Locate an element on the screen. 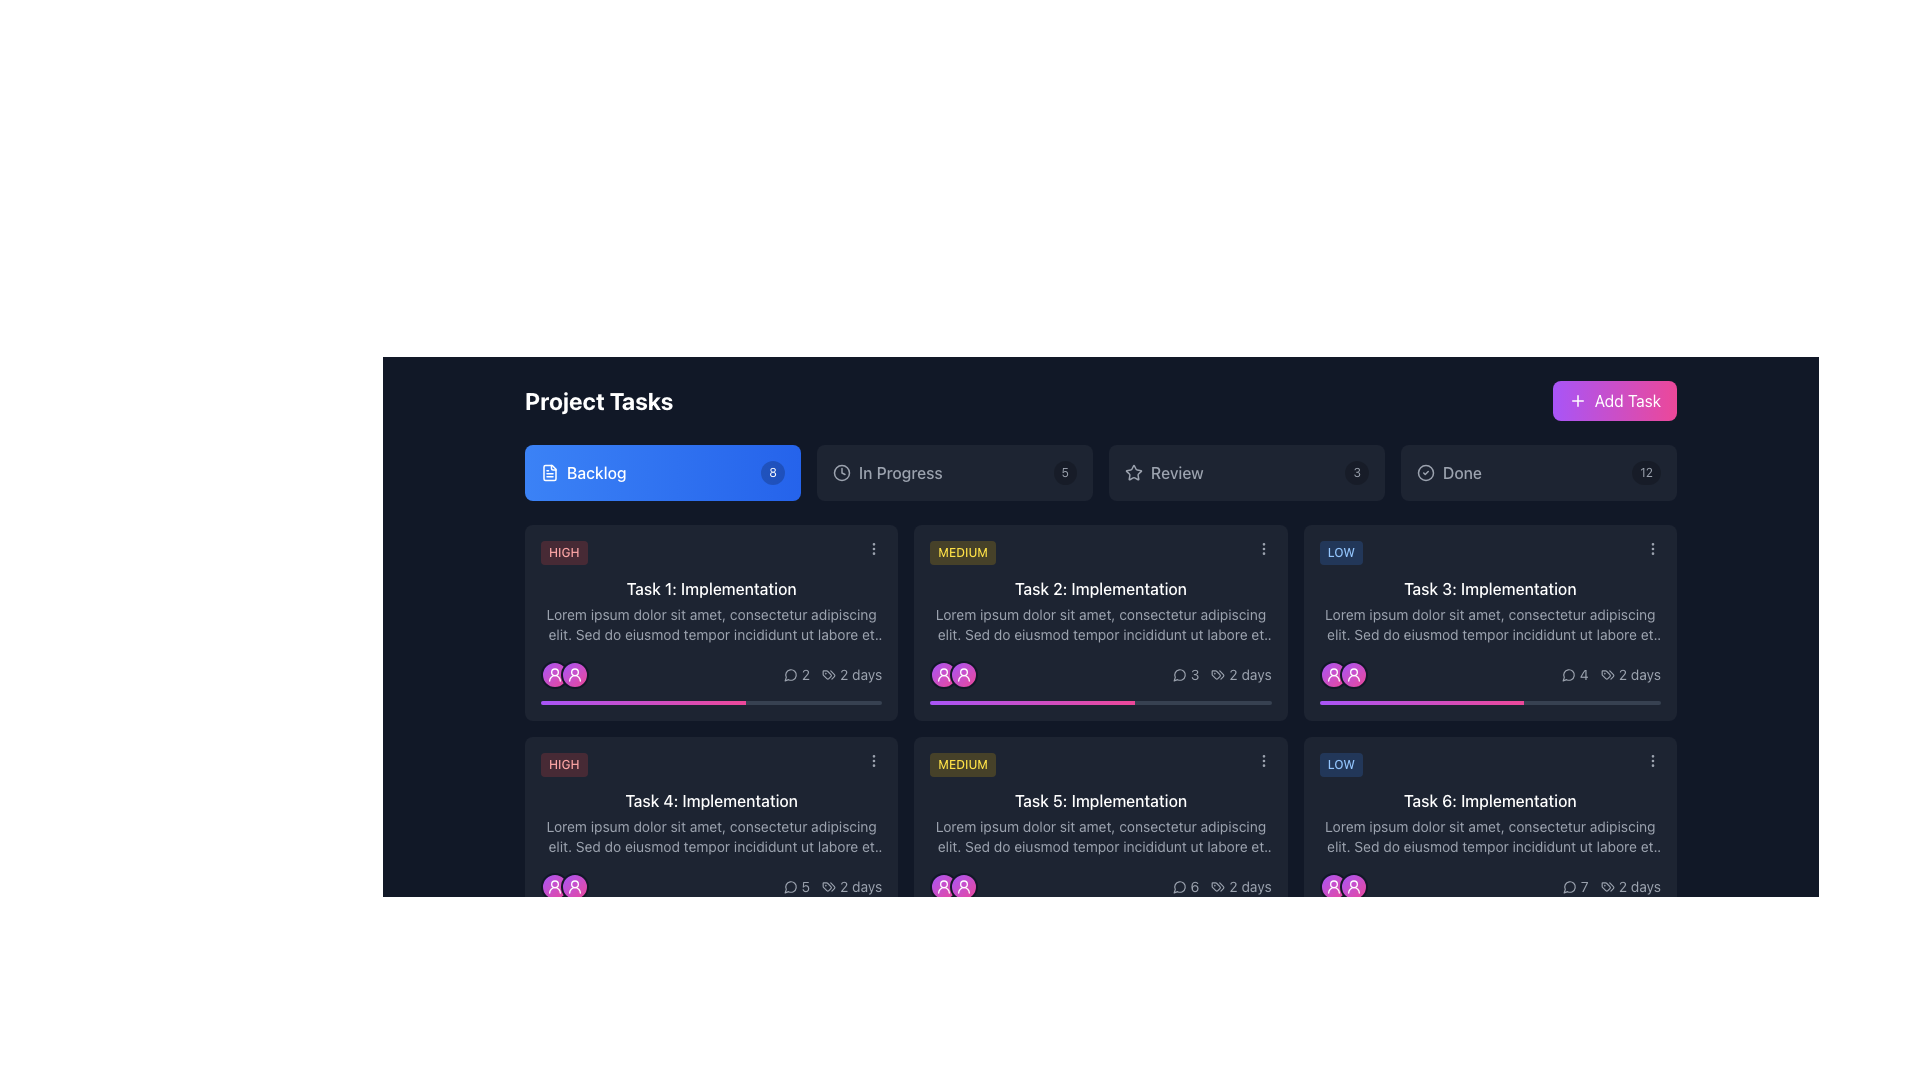 The height and width of the screenshot is (1080, 1920). value of the static text that shows the number of comments or interactions on the task card, located in the lower right of the layout, adjacent to the speech bubble icon and above the '2 days' label is located at coordinates (1195, 886).